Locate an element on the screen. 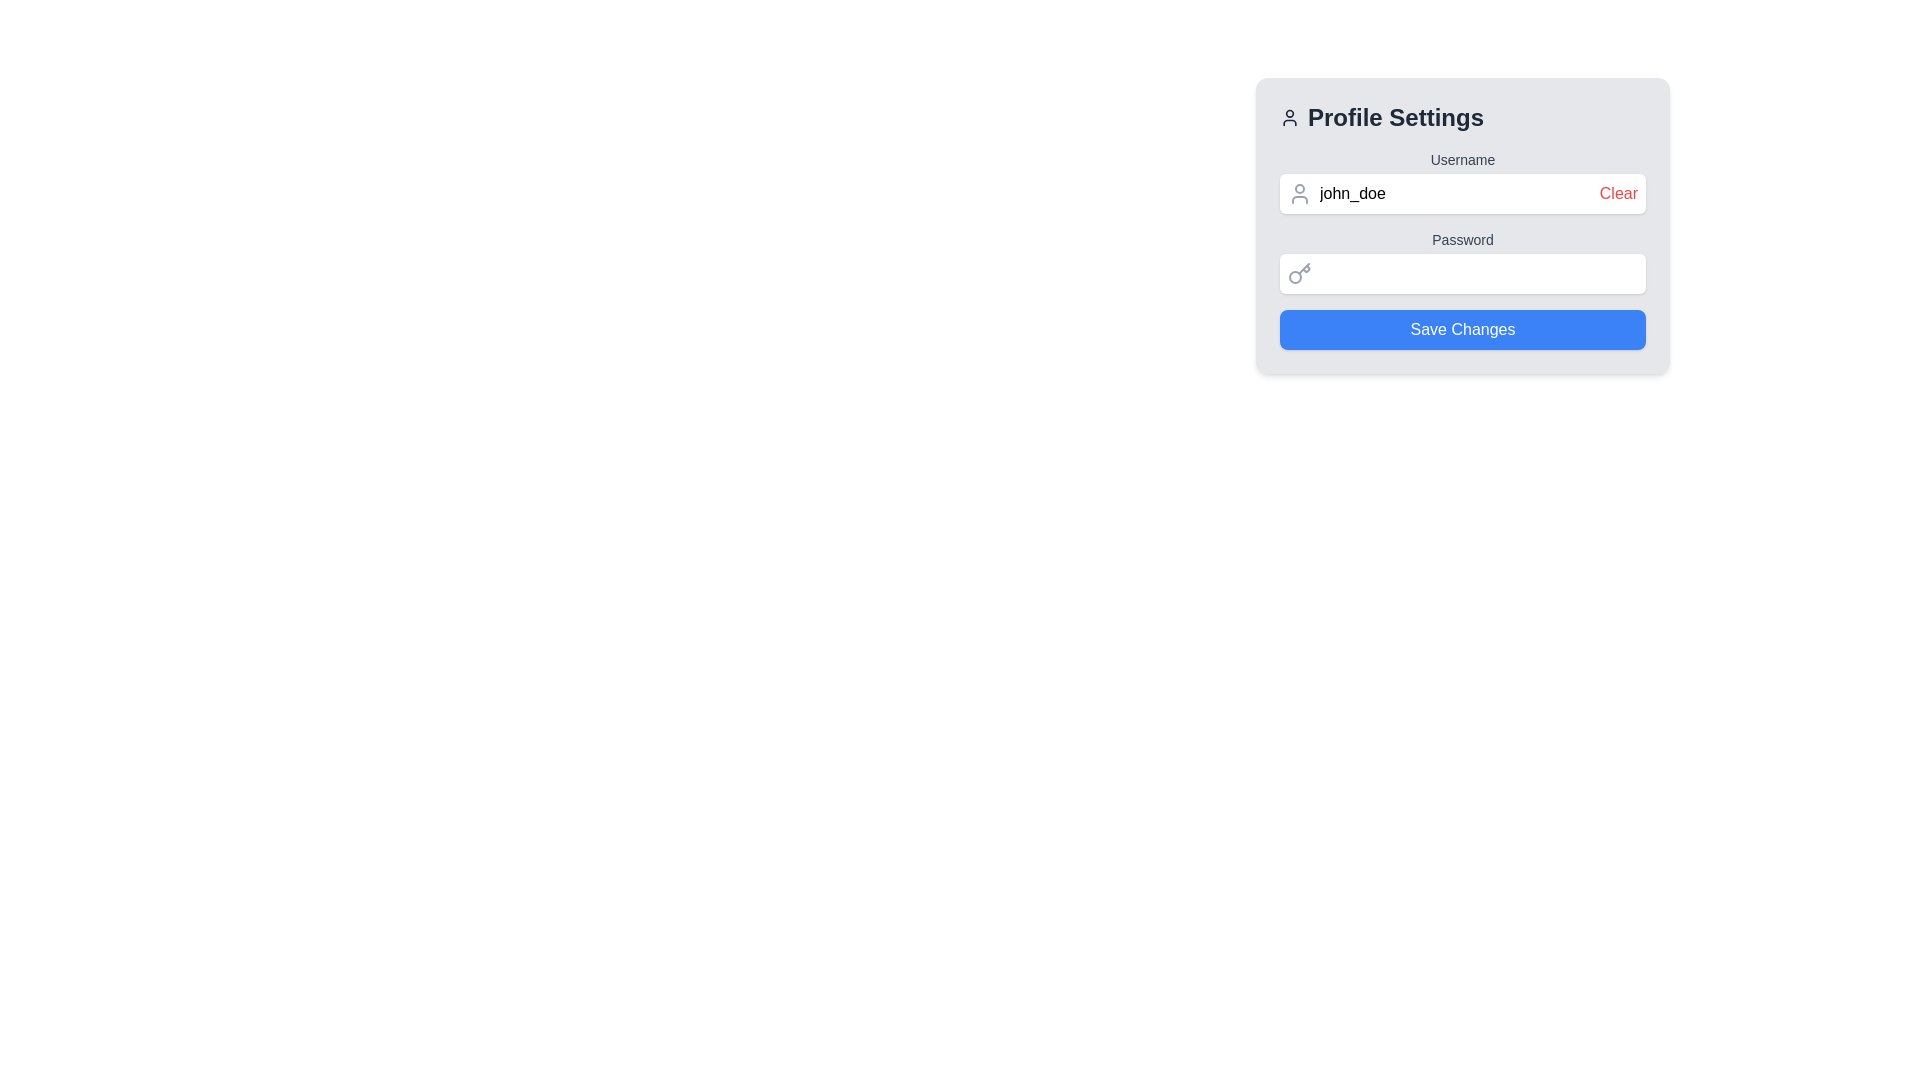 Image resolution: width=1920 pixels, height=1080 pixels. the user profile icon, which is a gray vector graphic located to the left of the username text input field displaying 'john_doe' is located at coordinates (1300, 193).